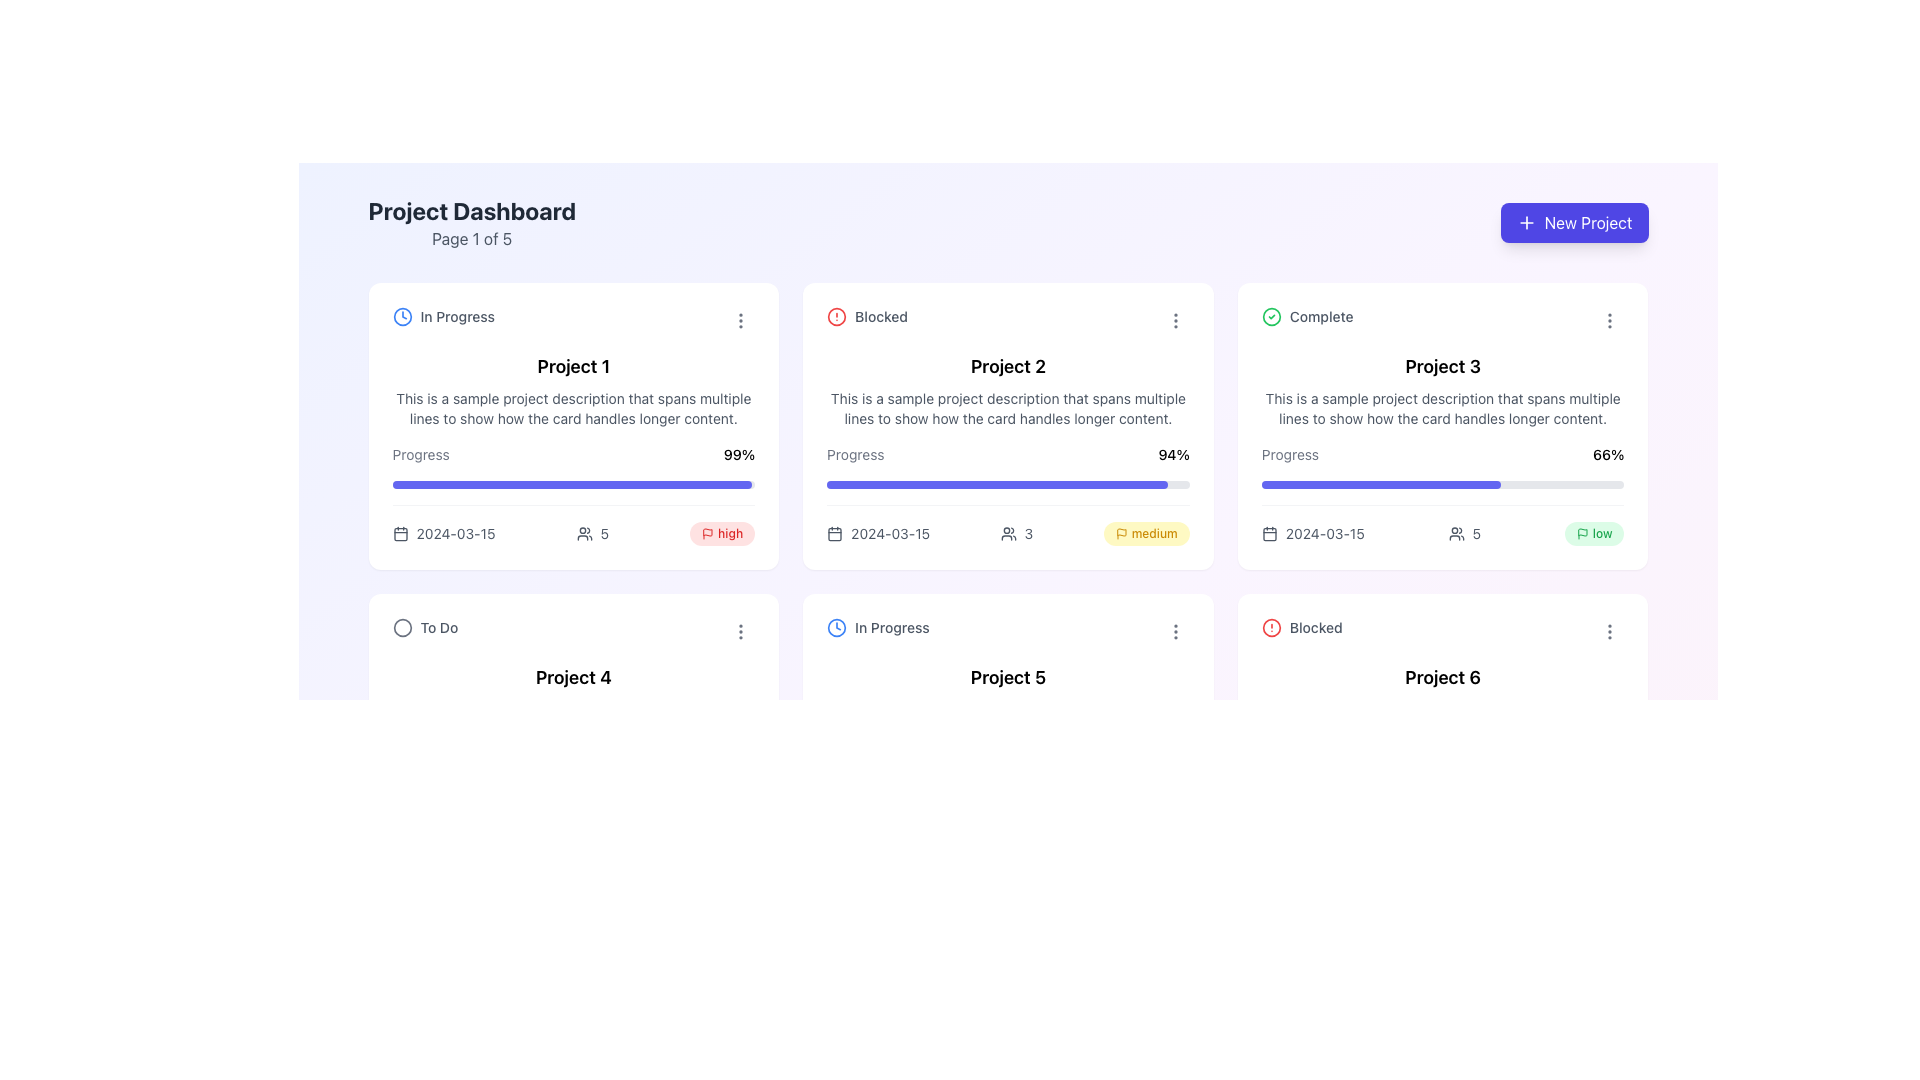  What do you see at coordinates (721, 532) in the screenshot?
I see `Status label with icon indicating high-priority status for 'Project 1' located in the bottom section of the project card near the center of the dashboard` at bounding box center [721, 532].